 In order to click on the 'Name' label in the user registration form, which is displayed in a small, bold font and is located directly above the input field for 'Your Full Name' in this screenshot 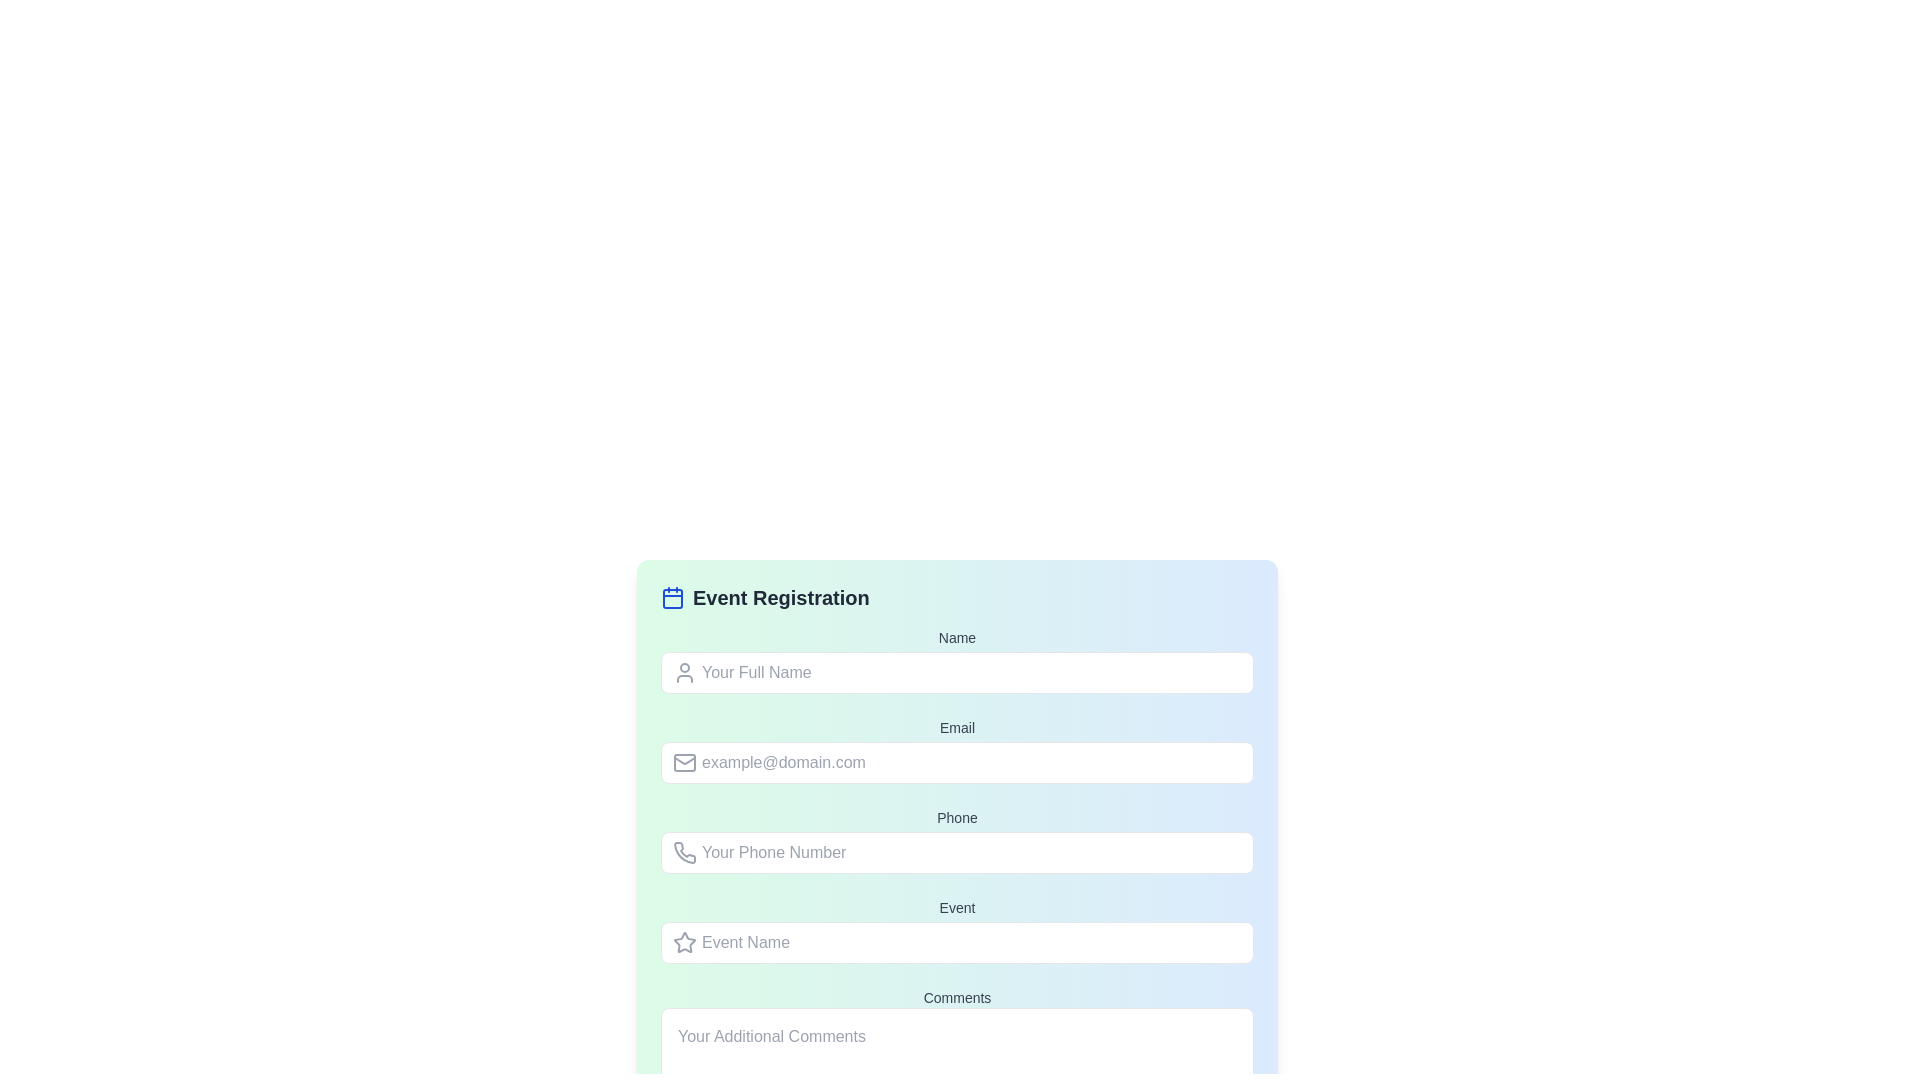, I will do `click(956, 637)`.